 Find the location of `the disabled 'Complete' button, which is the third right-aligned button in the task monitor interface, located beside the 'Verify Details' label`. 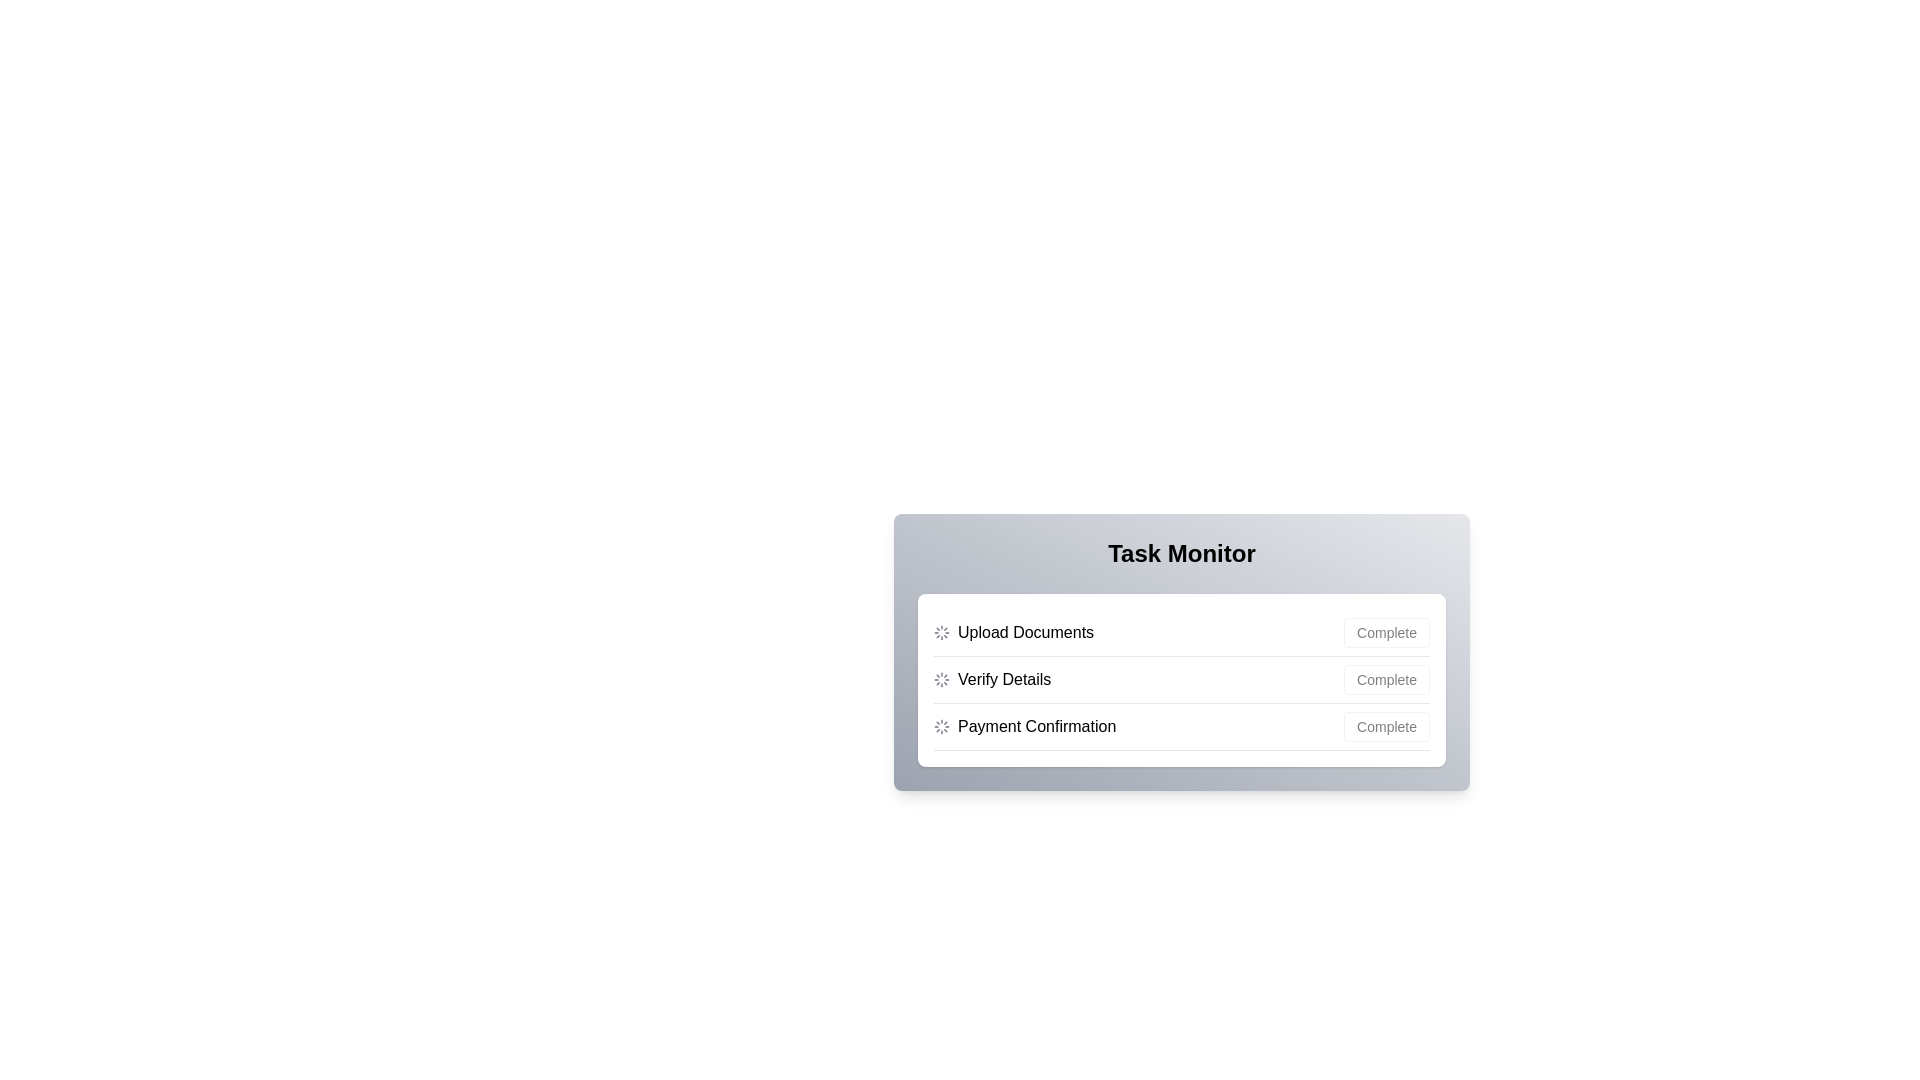

the disabled 'Complete' button, which is the third right-aligned button in the task monitor interface, located beside the 'Verify Details' label is located at coordinates (1386, 678).